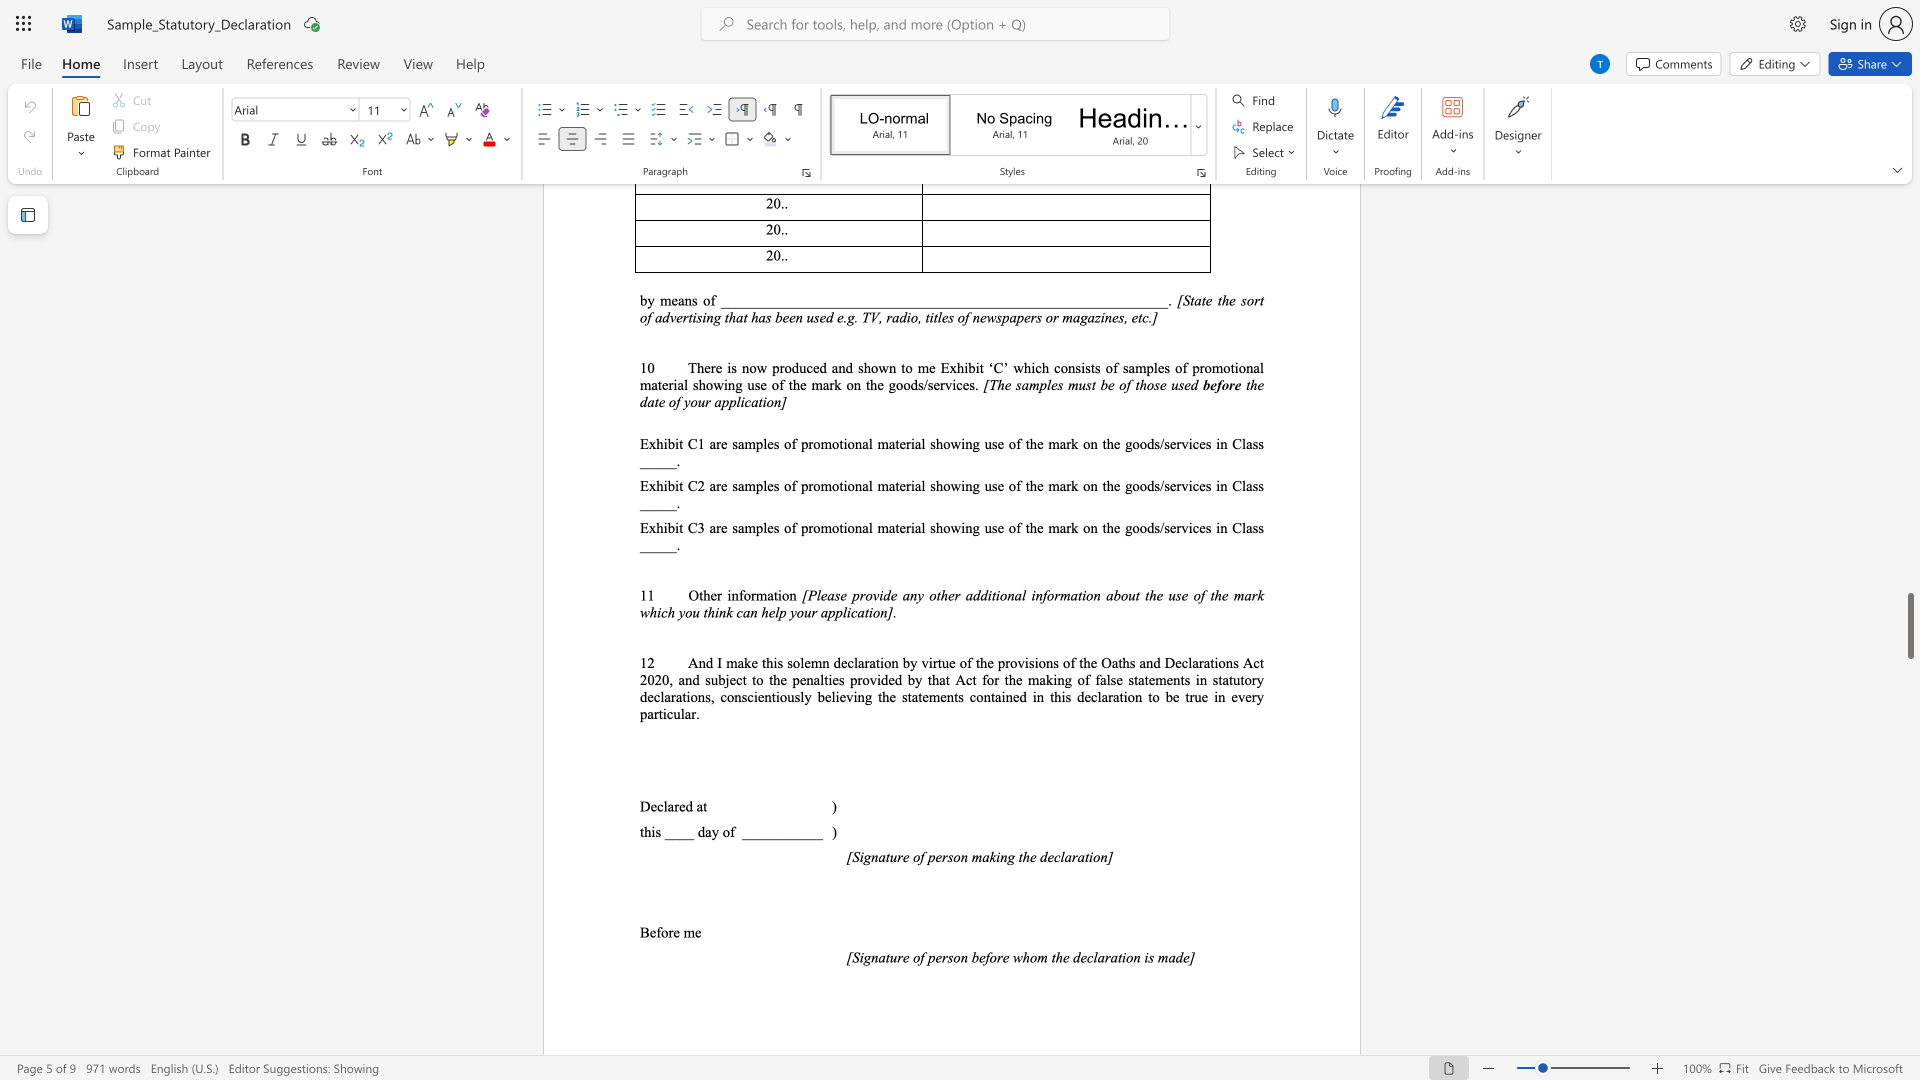 The image size is (1920, 1080). Describe the element at coordinates (1909, 419) in the screenshot. I see `the scrollbar` at that location.